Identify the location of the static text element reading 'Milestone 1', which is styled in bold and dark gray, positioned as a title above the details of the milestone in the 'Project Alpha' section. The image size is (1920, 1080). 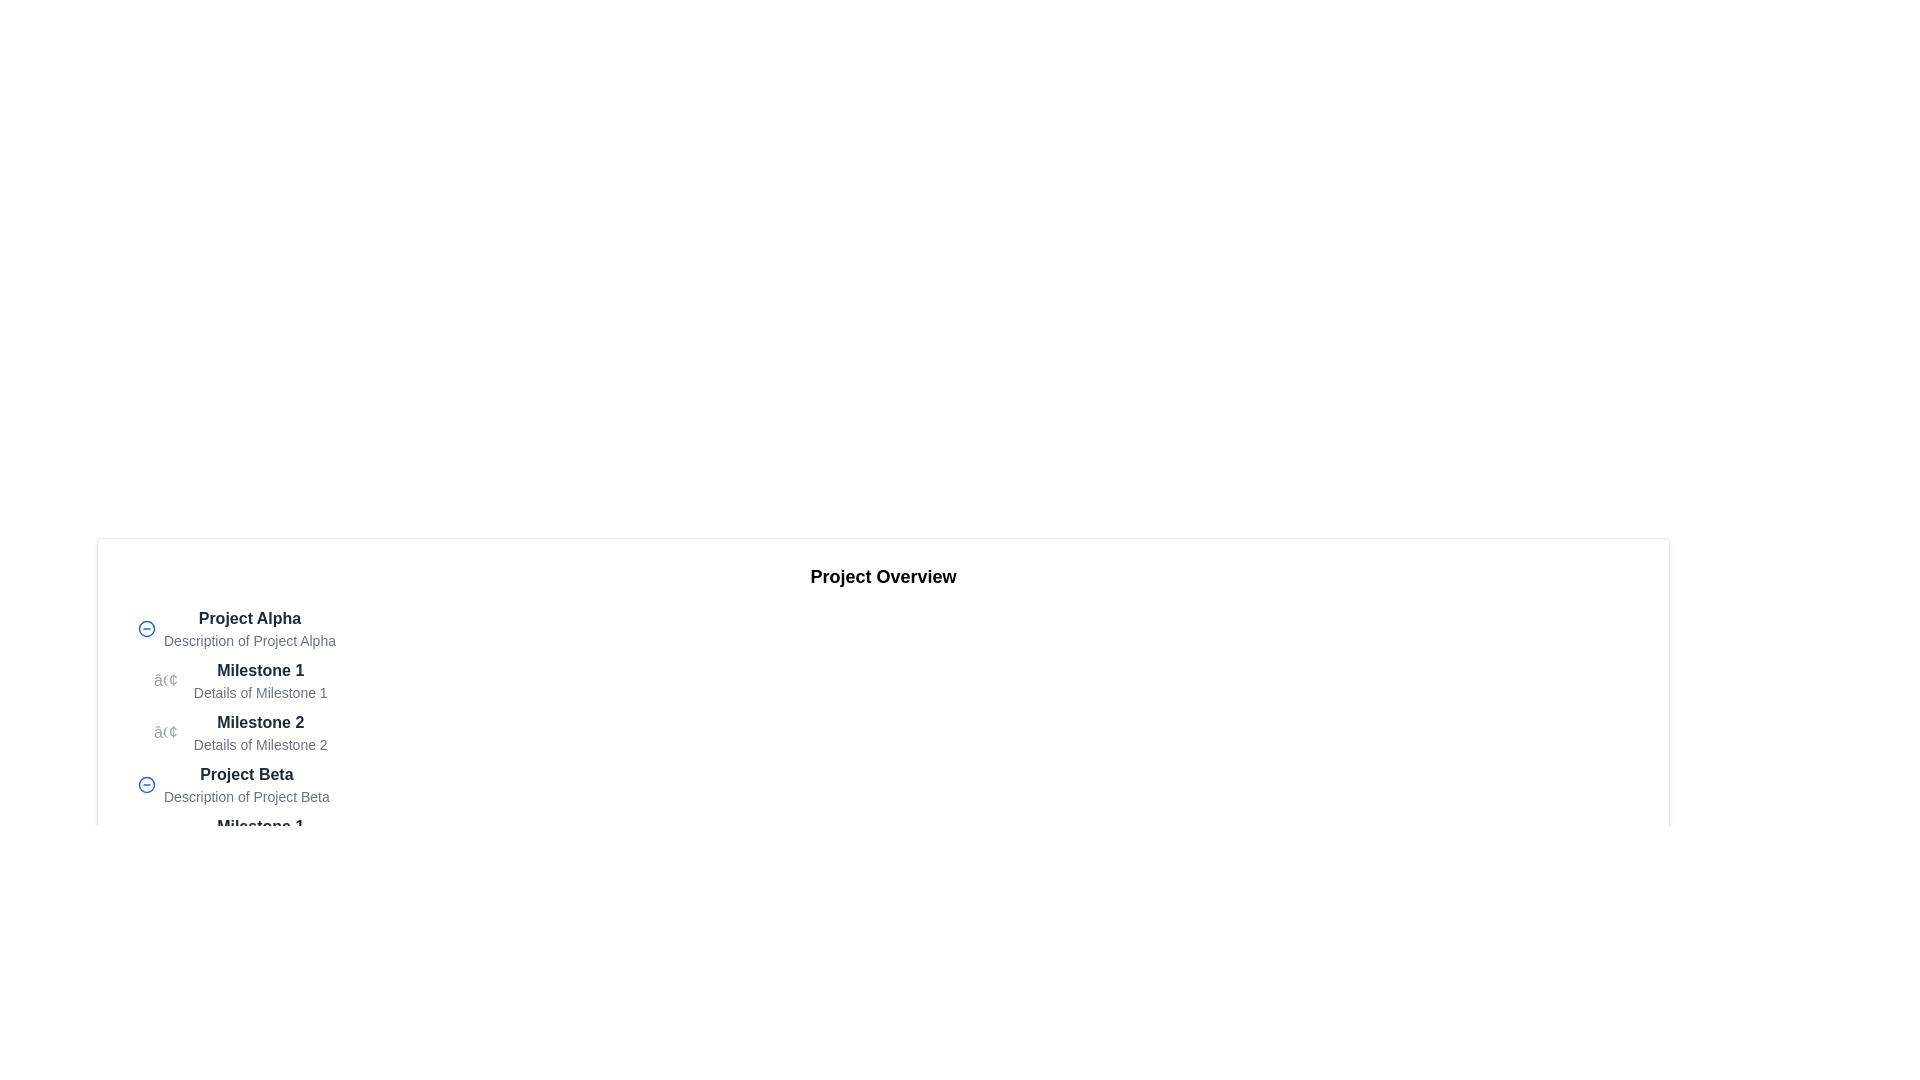
(259, 671).